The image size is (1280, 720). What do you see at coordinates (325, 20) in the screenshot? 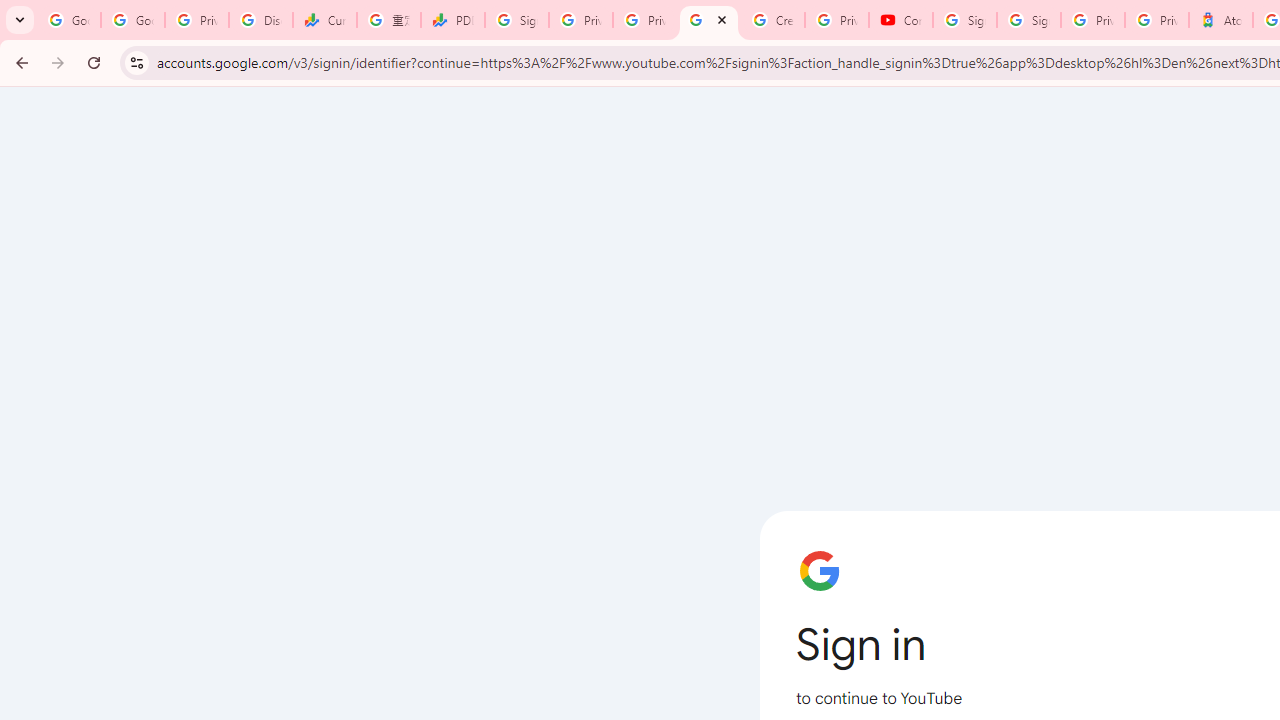
I see `'Currencies - Google Finance'` at bounding box center [325, 20].